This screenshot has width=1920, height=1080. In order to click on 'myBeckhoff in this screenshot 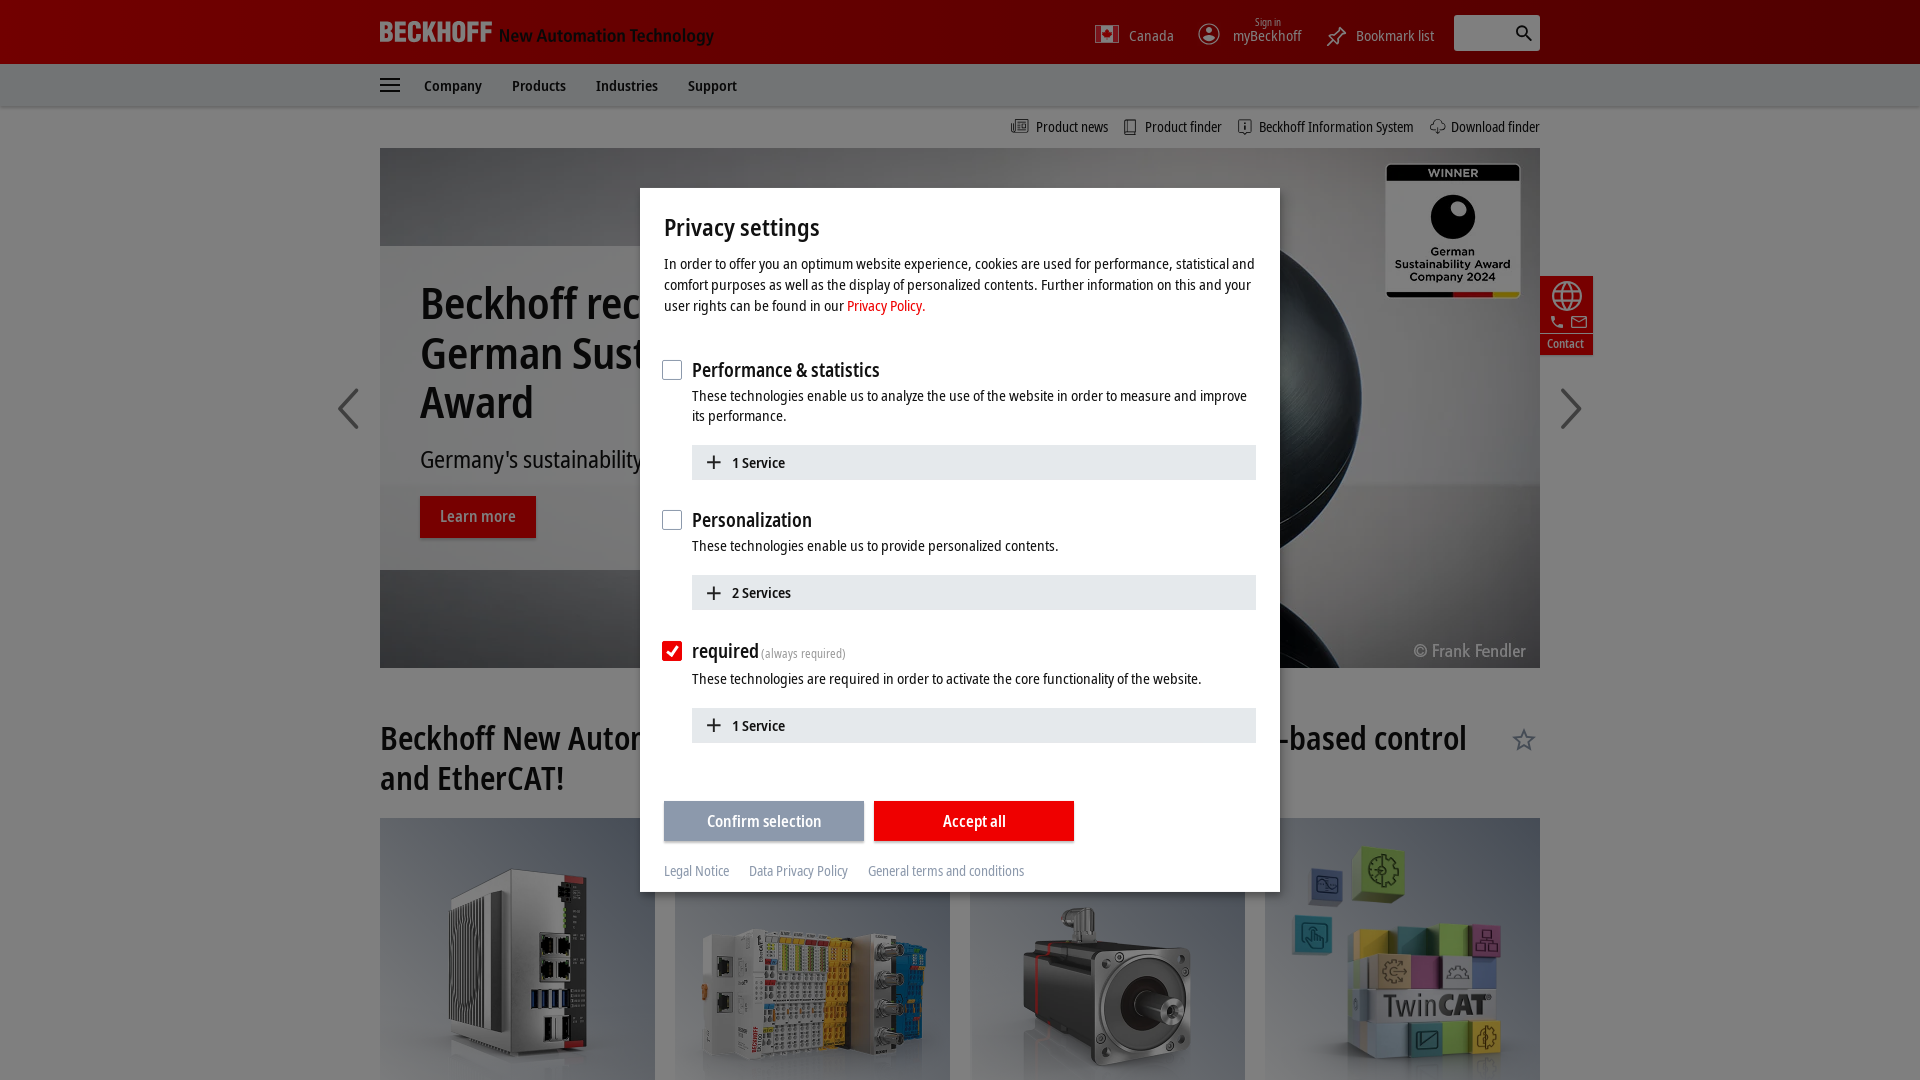, I will do `click(1247, 35)`.